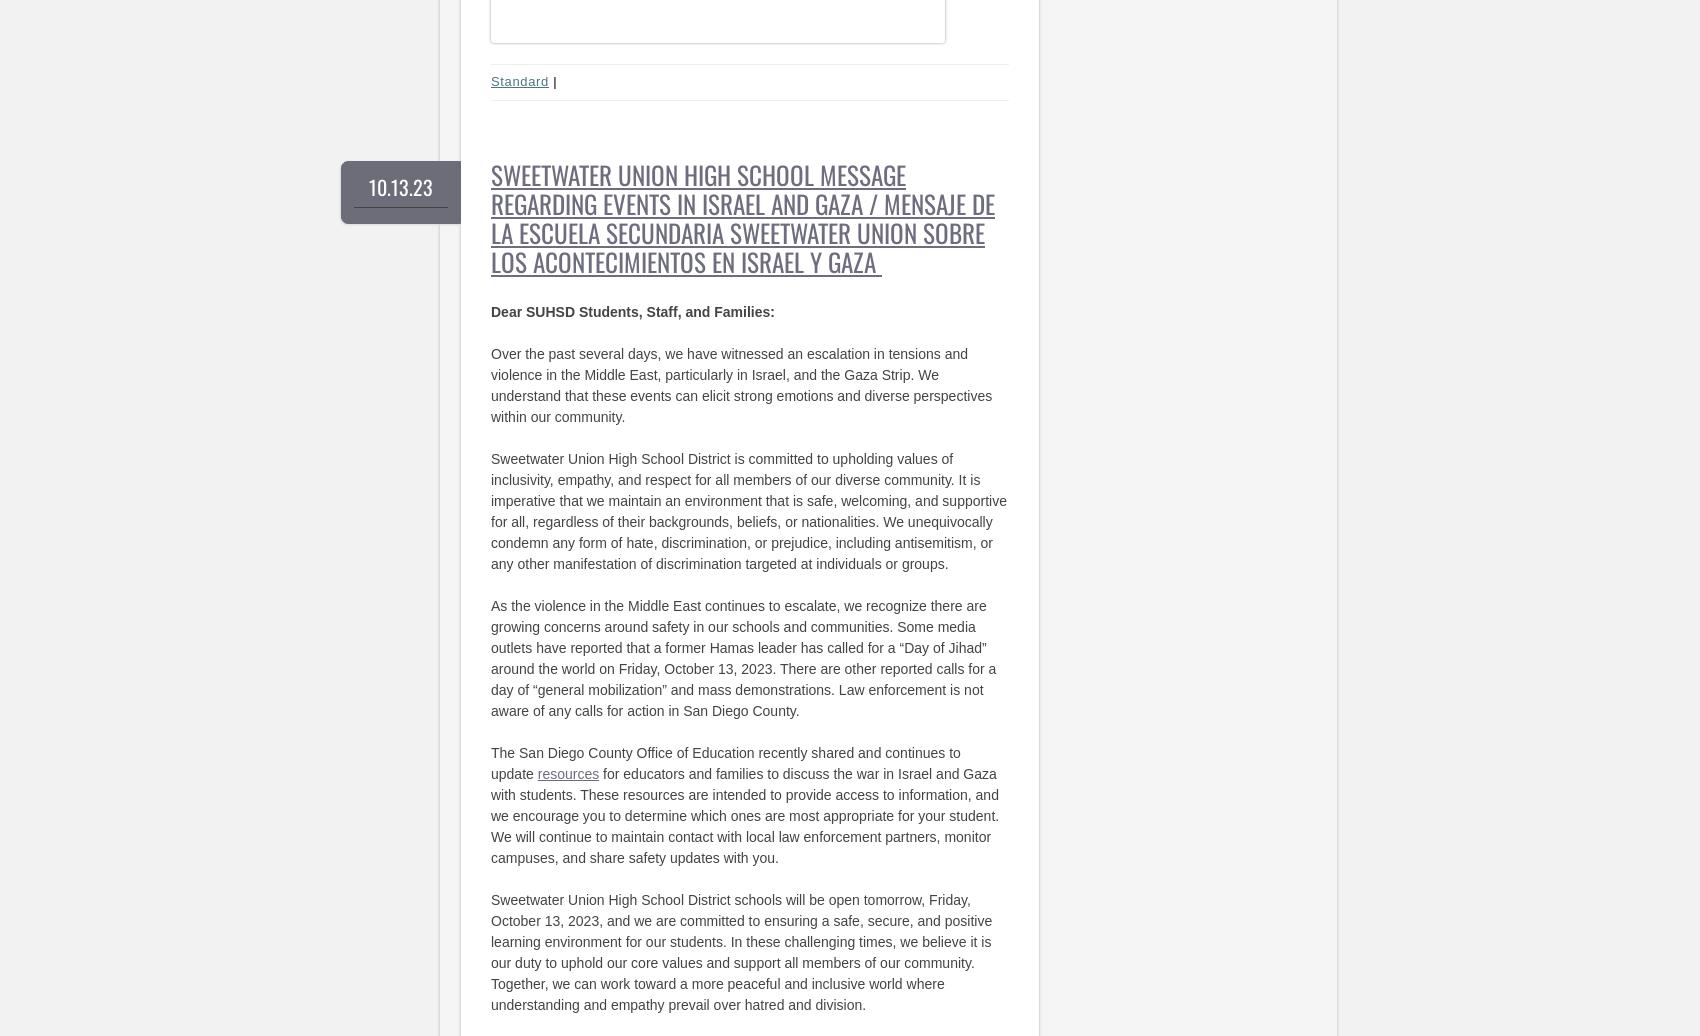 The image size is (1700, 1036). Describe the element at coordinates (744, 815) in the screenshot. I see `'for educators and families to discuss the war in Israel and Gaza with students. These resources are intended to provide access to information, and we encourage you to determine which ones are most appropriate for your student. We will continue to maintain contact with local law enforcement partners, monitor campuses, and share safety updates with you.'` at that location.